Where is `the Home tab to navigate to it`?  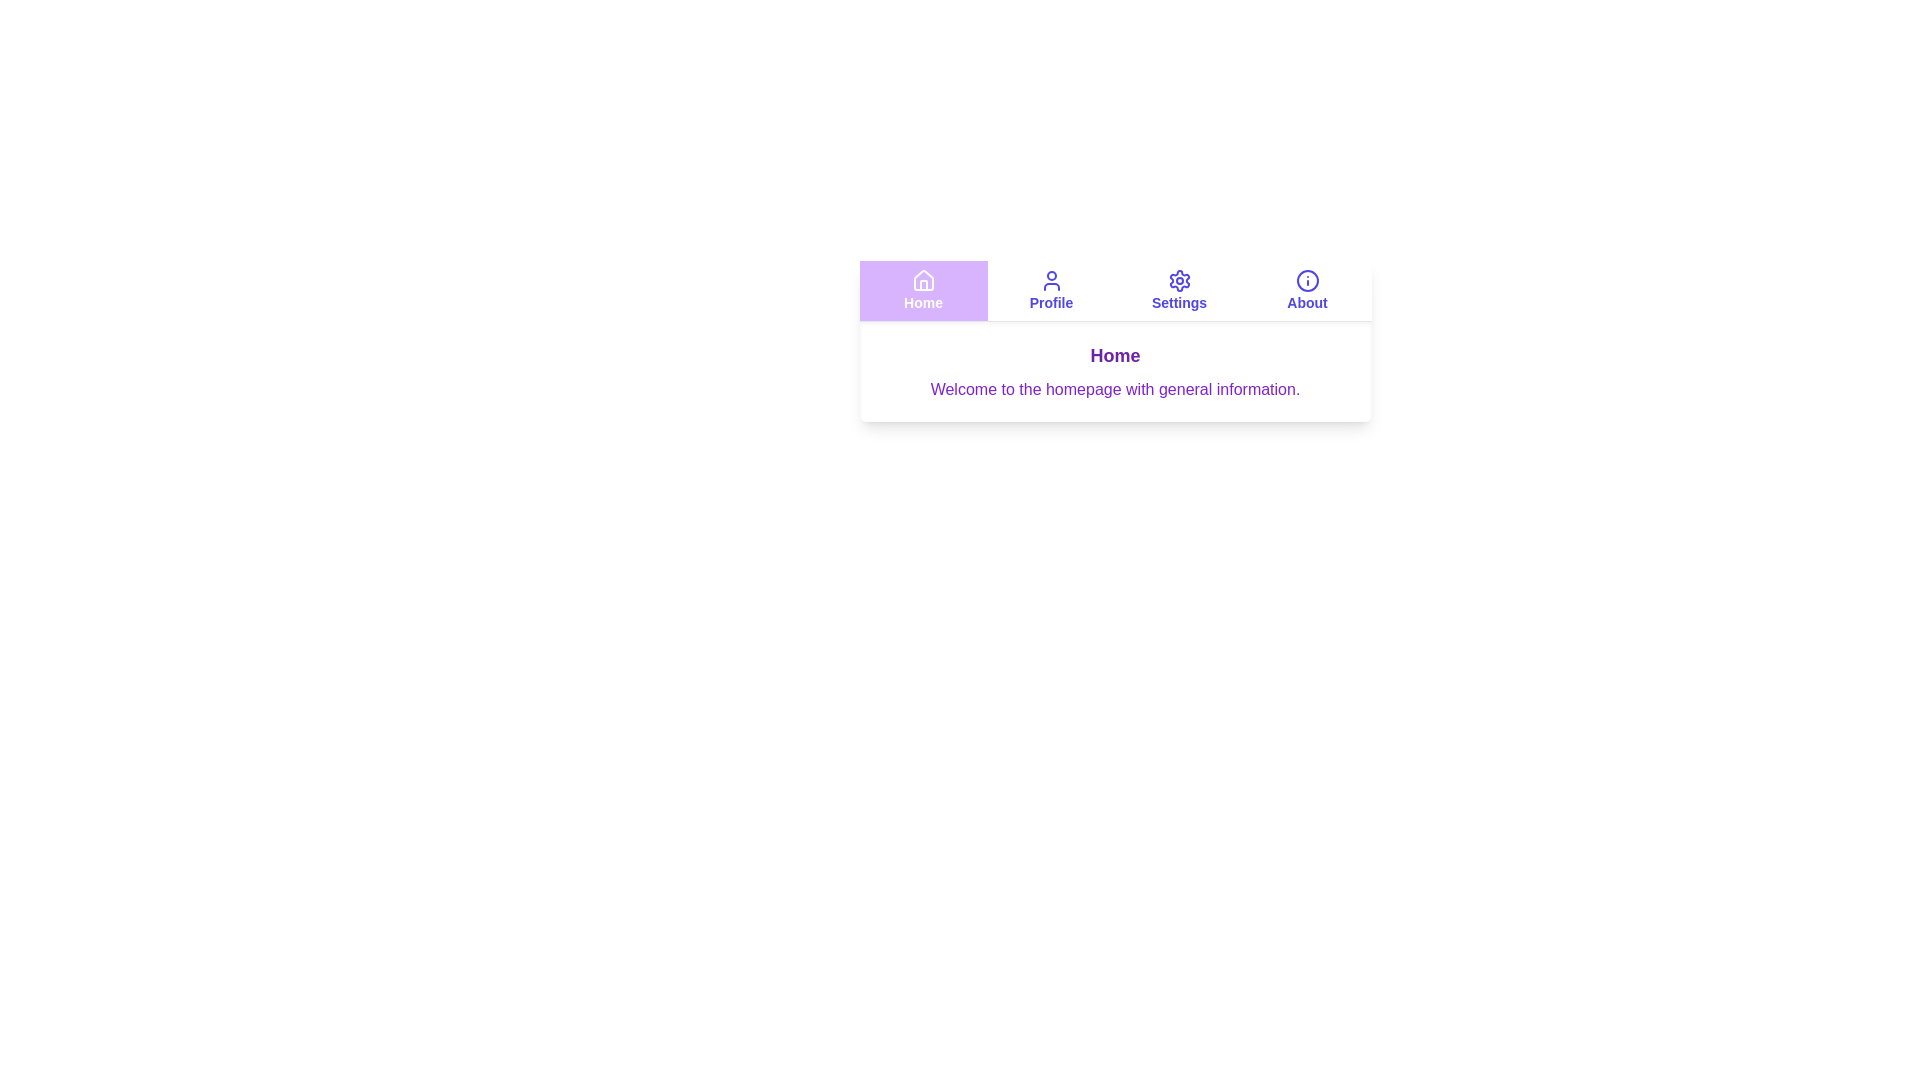 the Home tab to navigate to it is located at coordinates (922, 290).